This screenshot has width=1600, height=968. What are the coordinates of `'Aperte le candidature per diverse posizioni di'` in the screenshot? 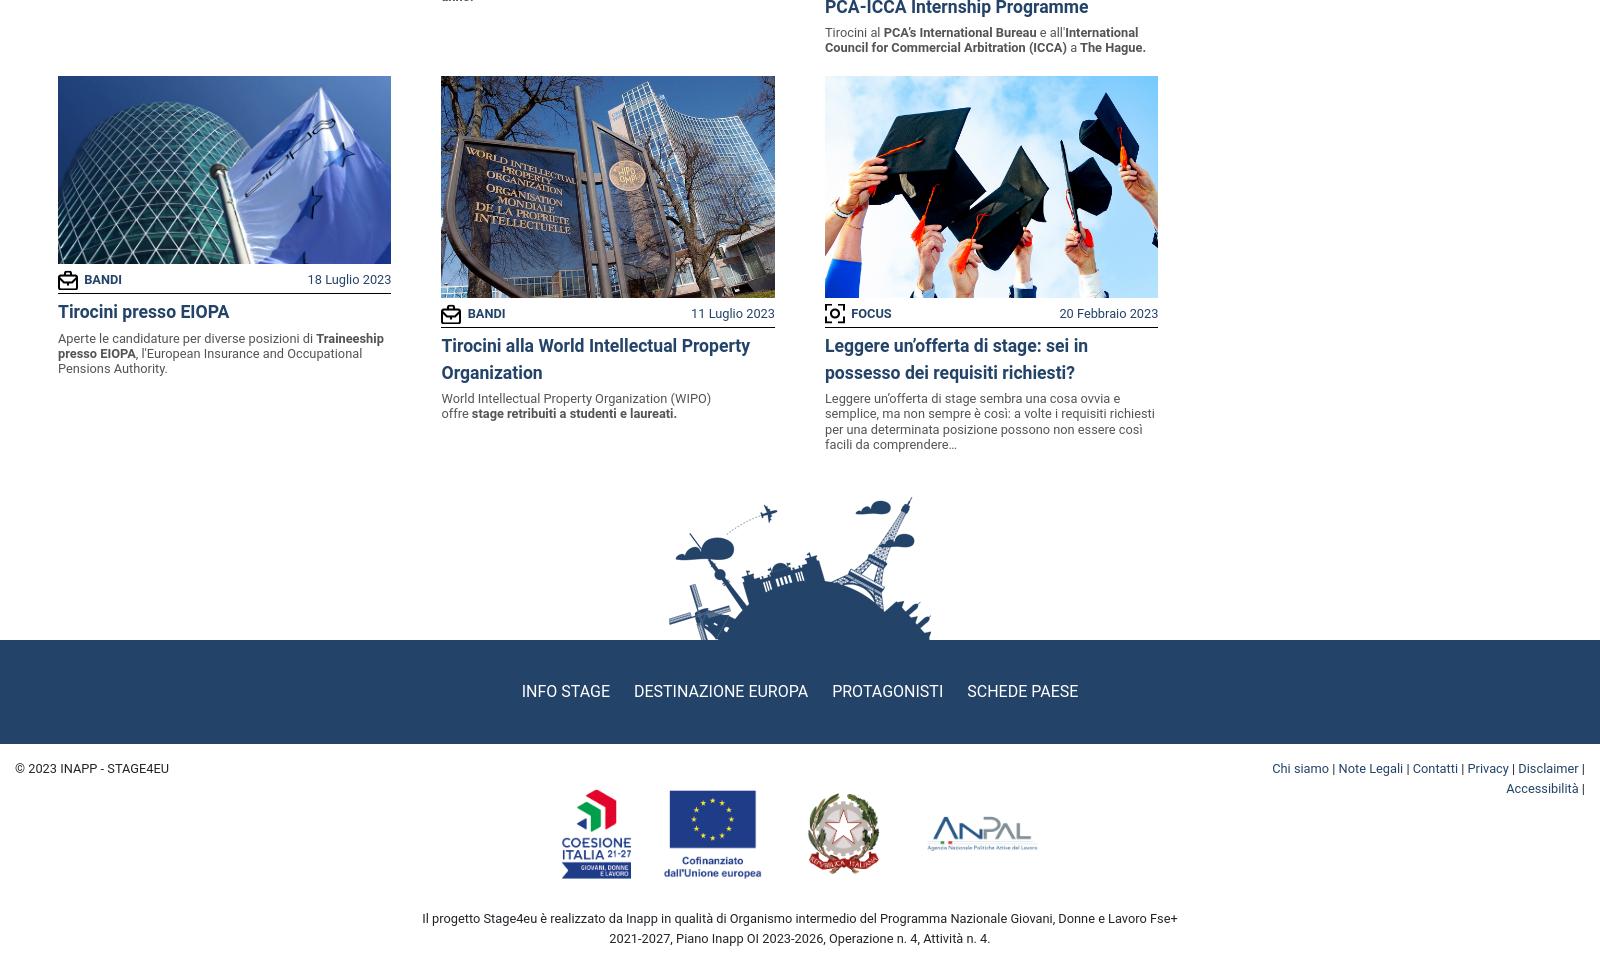 It's located at (186, 337).